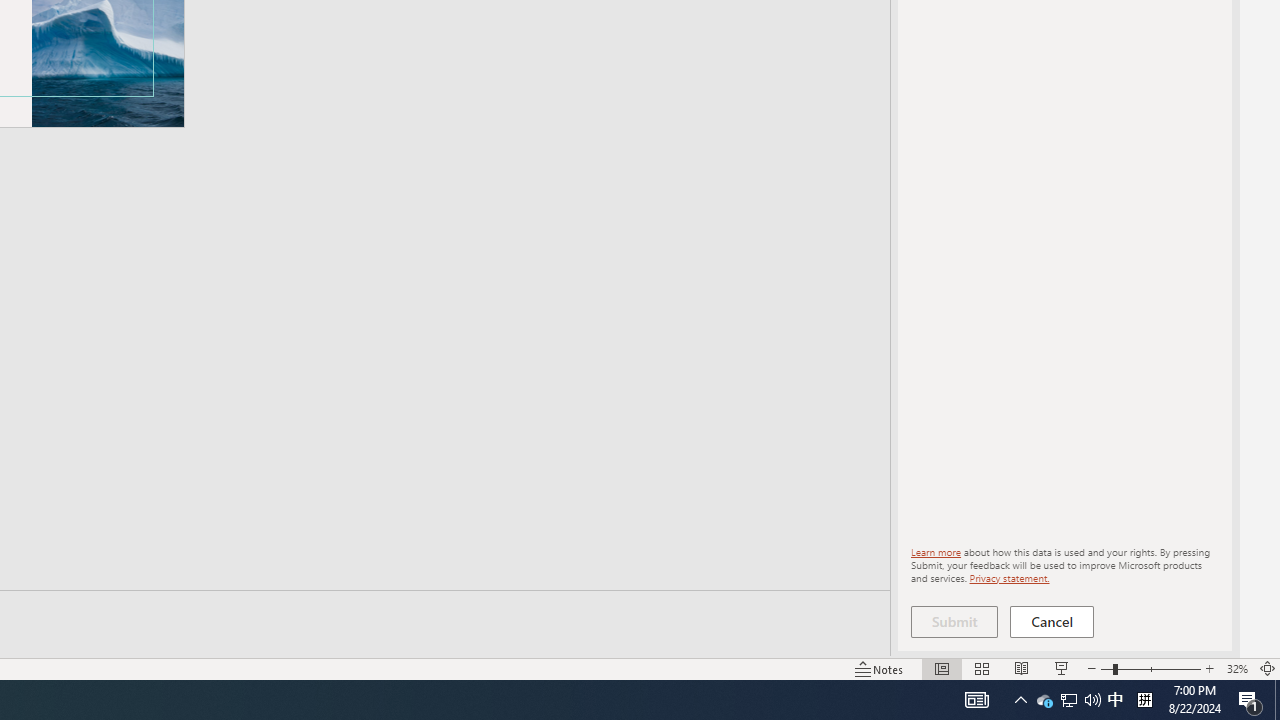 This screenshot has height=720, width=1280. What do you see at coordinates (935, 551) in the screenshot?
I see `'Learn more'` at bounding box center [935, 551].